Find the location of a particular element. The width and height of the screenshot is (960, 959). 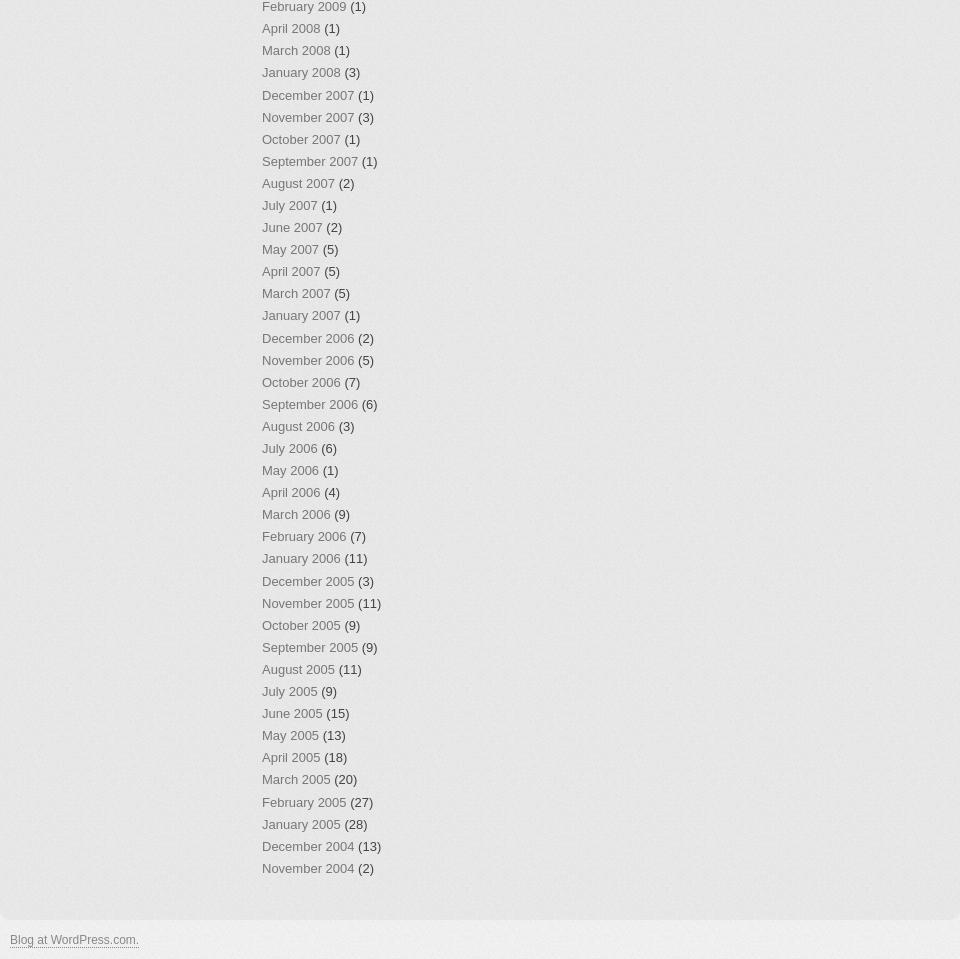

'November 2007' is located at coordinates (307, 116).